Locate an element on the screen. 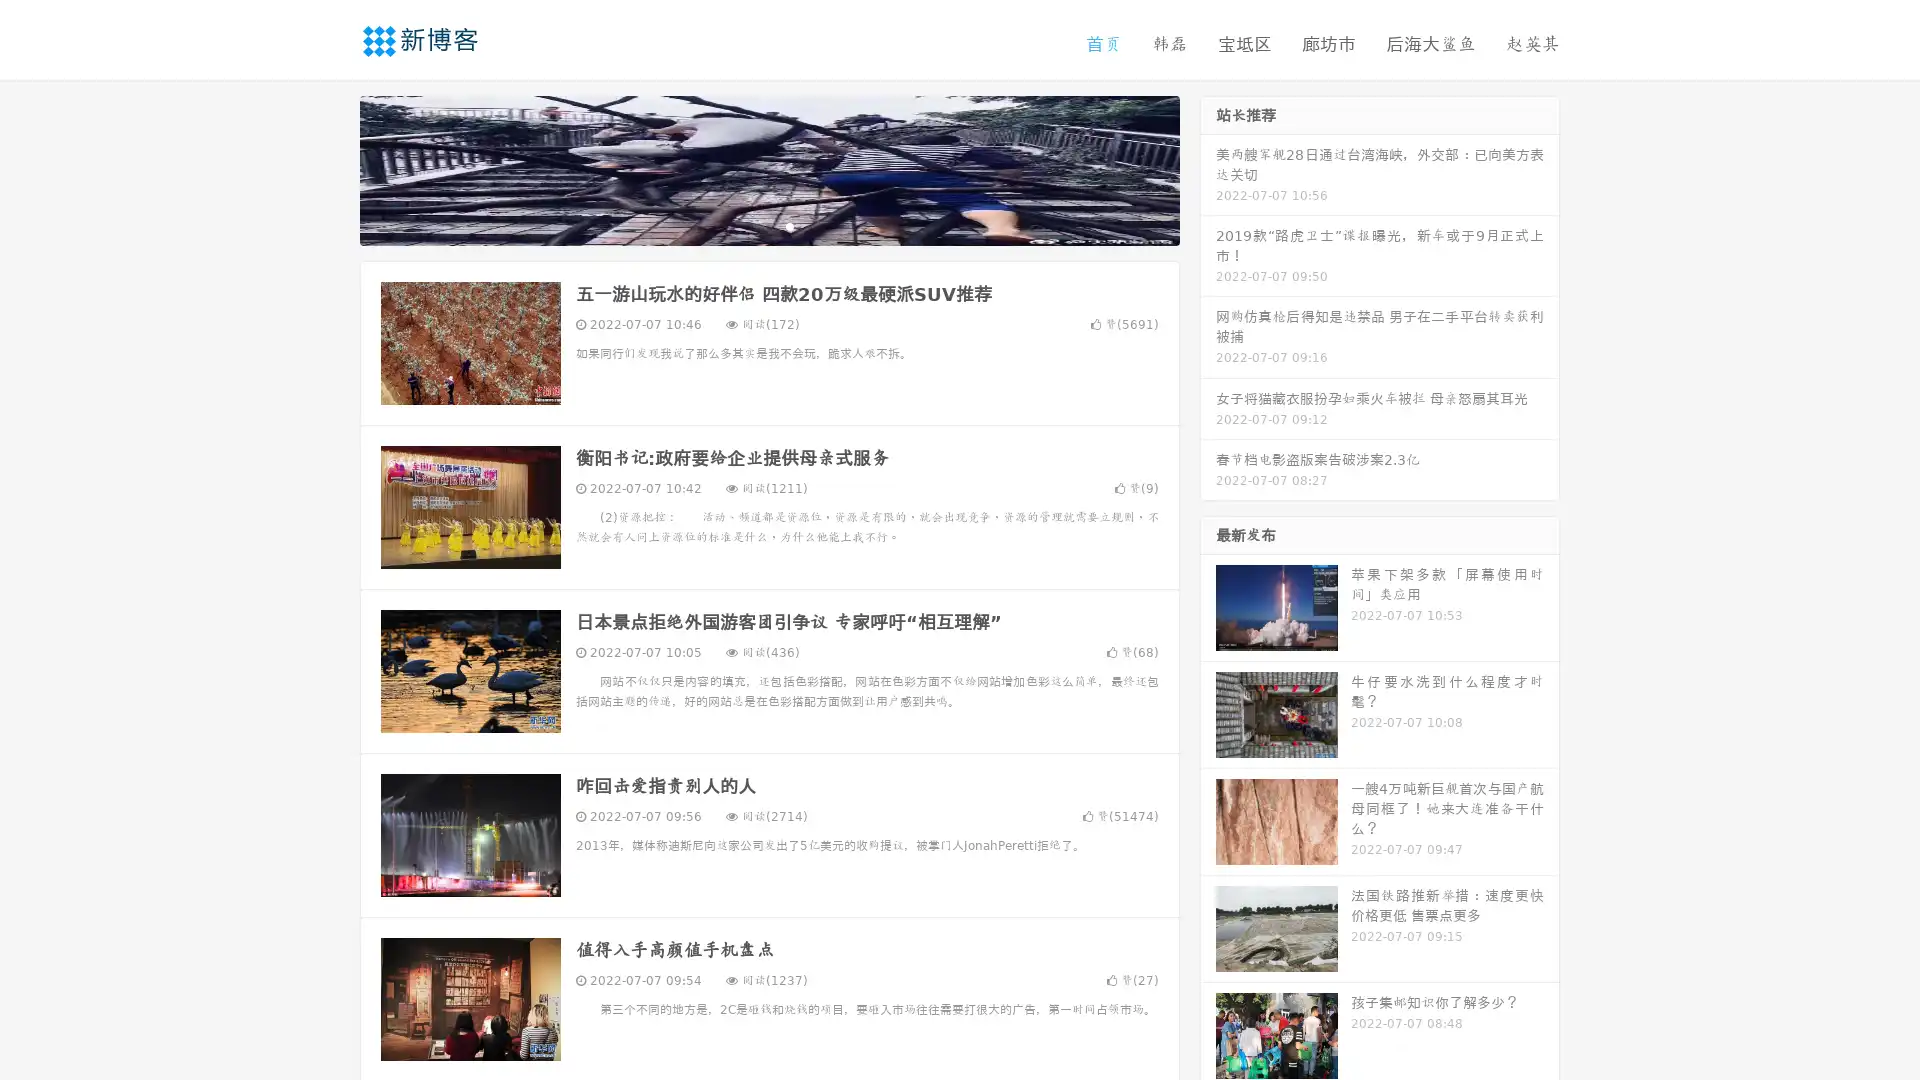 This screenshot has width=1920, height=1080. Go to slide 2 is located at coordinates (768, 225).